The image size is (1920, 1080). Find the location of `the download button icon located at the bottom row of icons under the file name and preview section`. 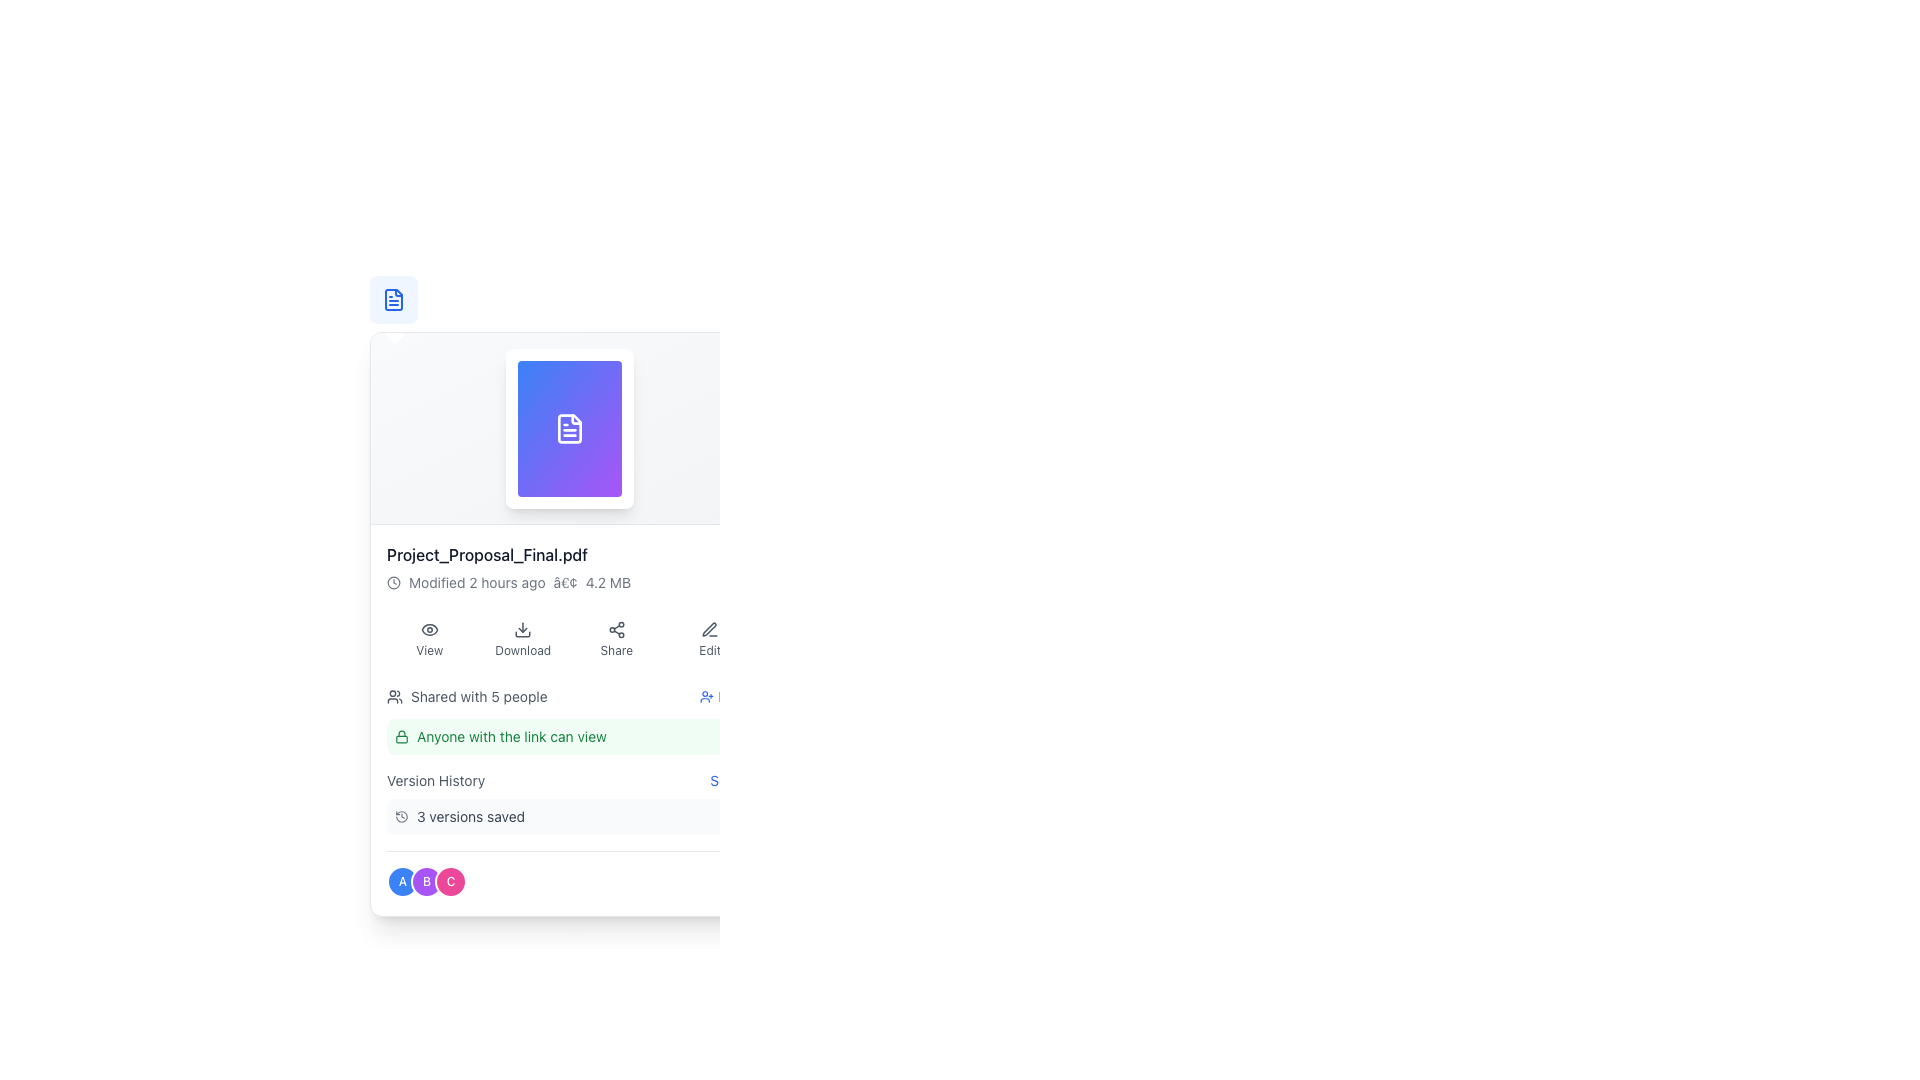

the download button icon located at the bottom row of icons under the file name and preview section is located at coordinates (523, 628).